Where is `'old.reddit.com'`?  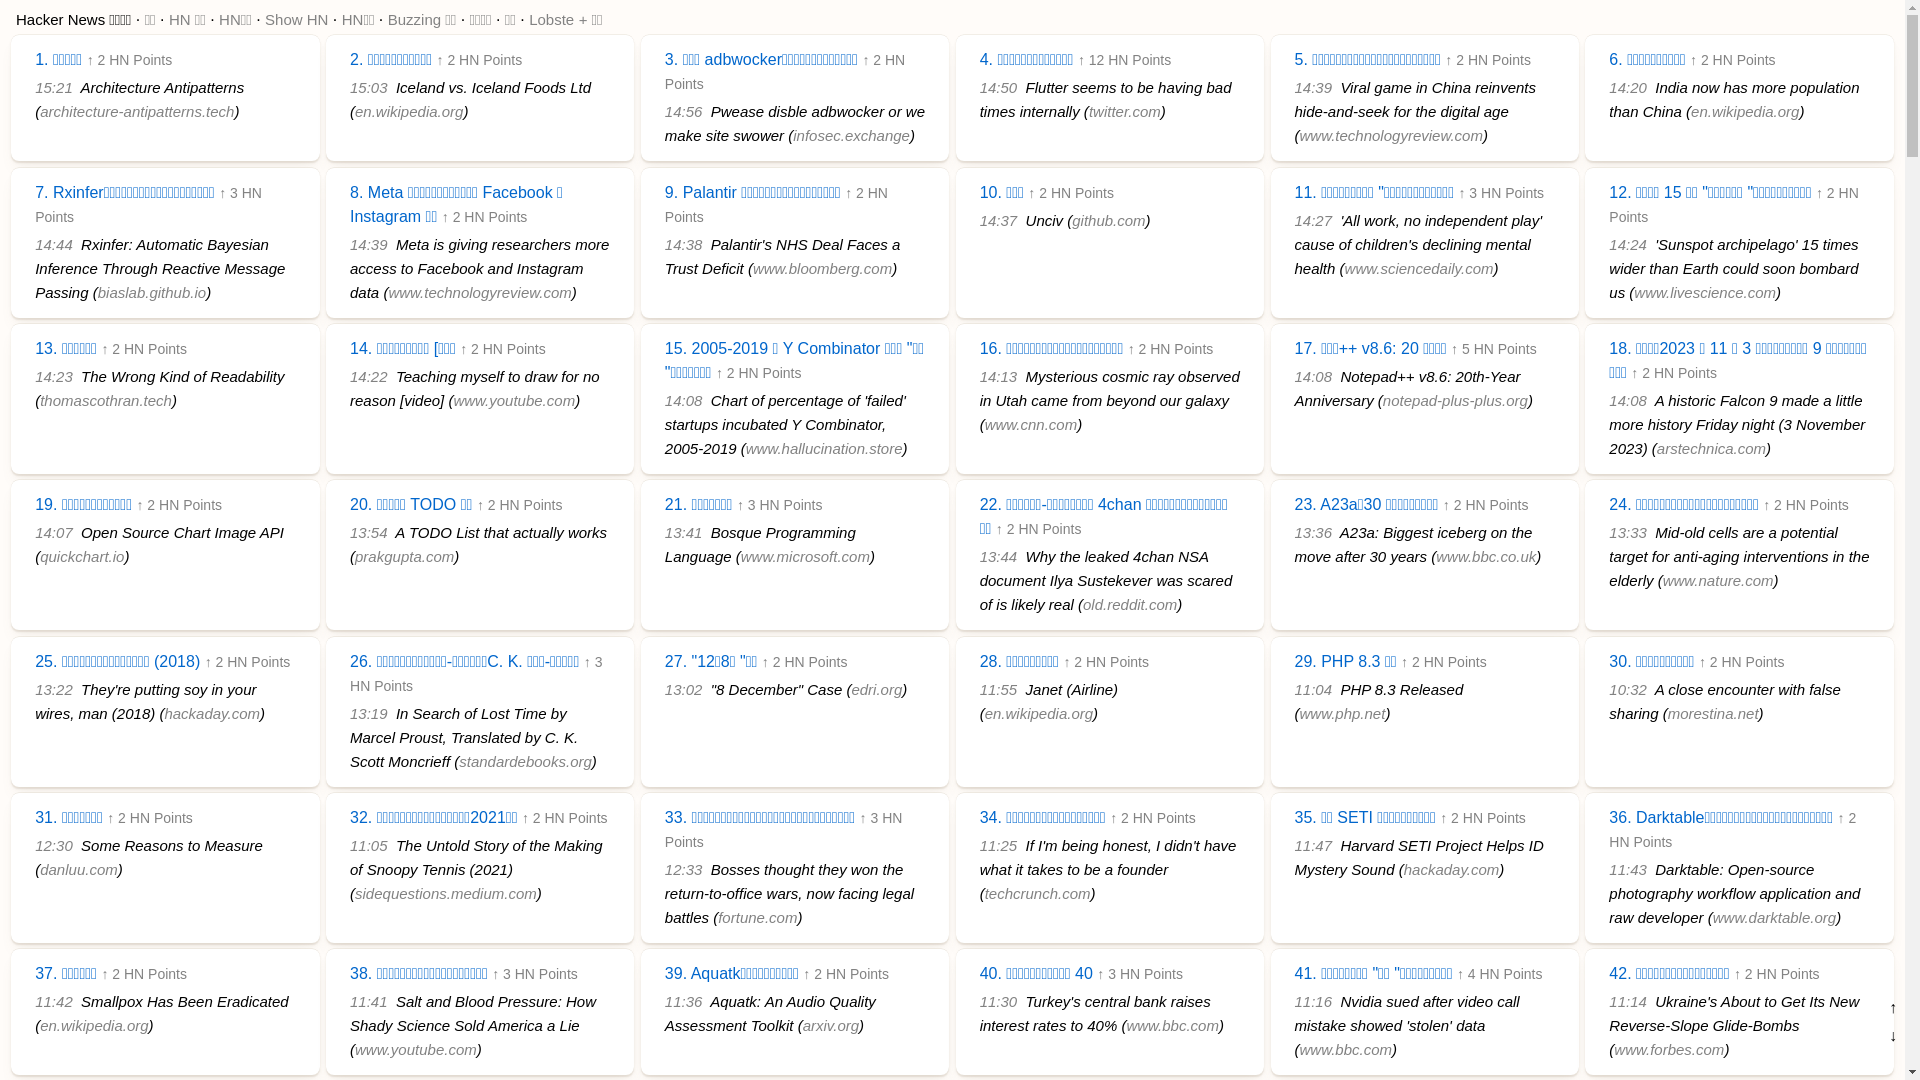 'old.reddit.com' is located at coordinates (1082, 603).